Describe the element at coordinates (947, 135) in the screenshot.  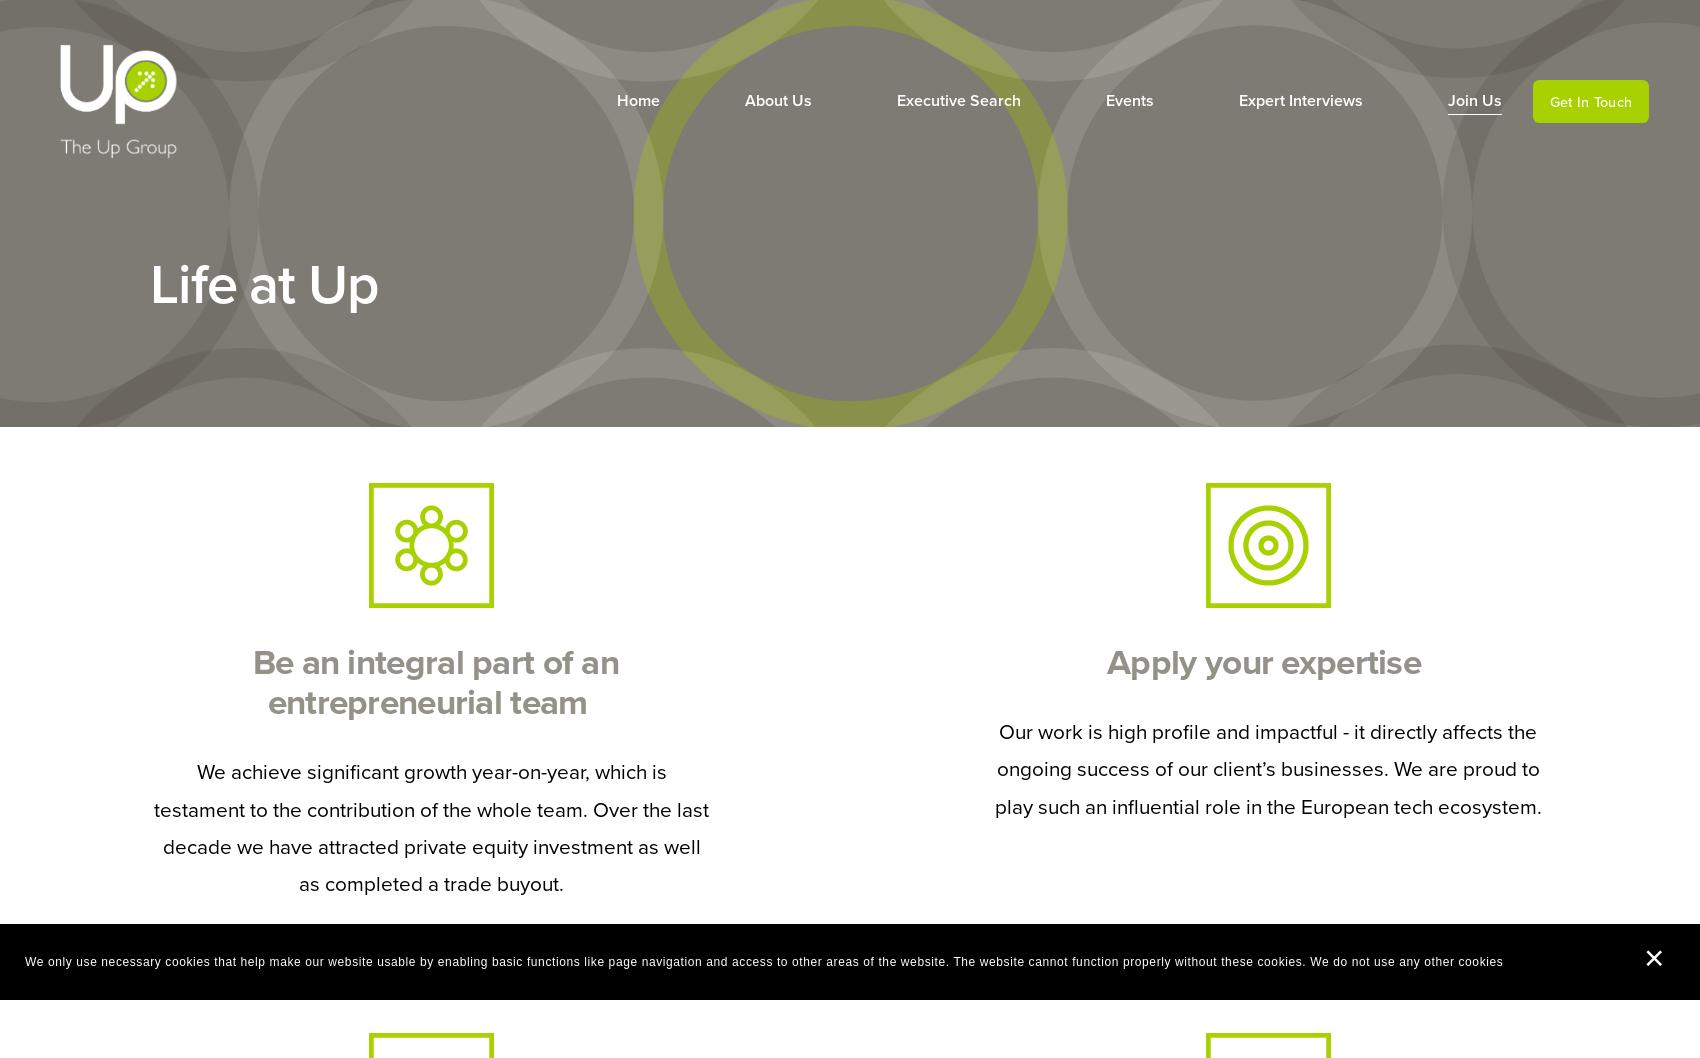
I see `'Our Focus'` at that location.